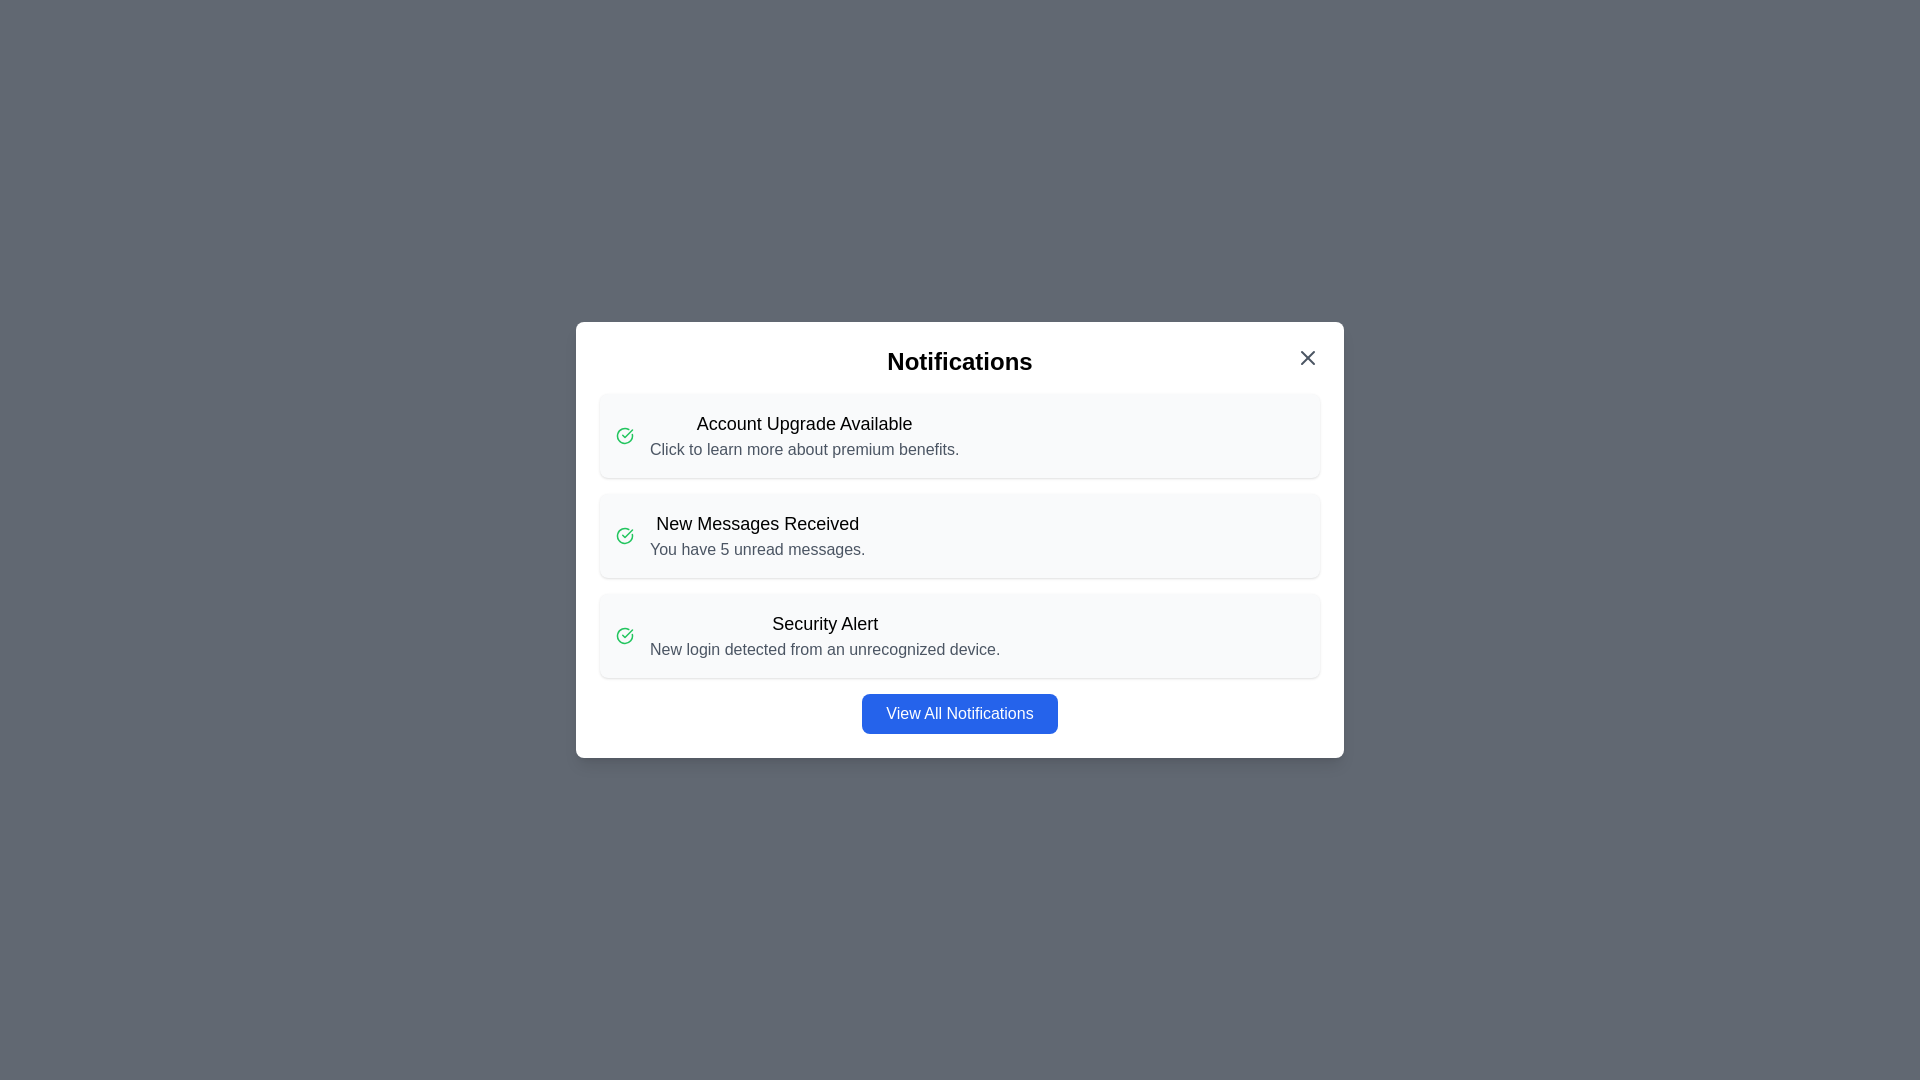 Image resolution: width=1920 pixels, height=1080 pixels. I want to click on text that says 'You have 5 unread messages.' which is styled in a smaller, subdued gray font located beneath the larger header 'New Messages Received.', so click(756, 550).